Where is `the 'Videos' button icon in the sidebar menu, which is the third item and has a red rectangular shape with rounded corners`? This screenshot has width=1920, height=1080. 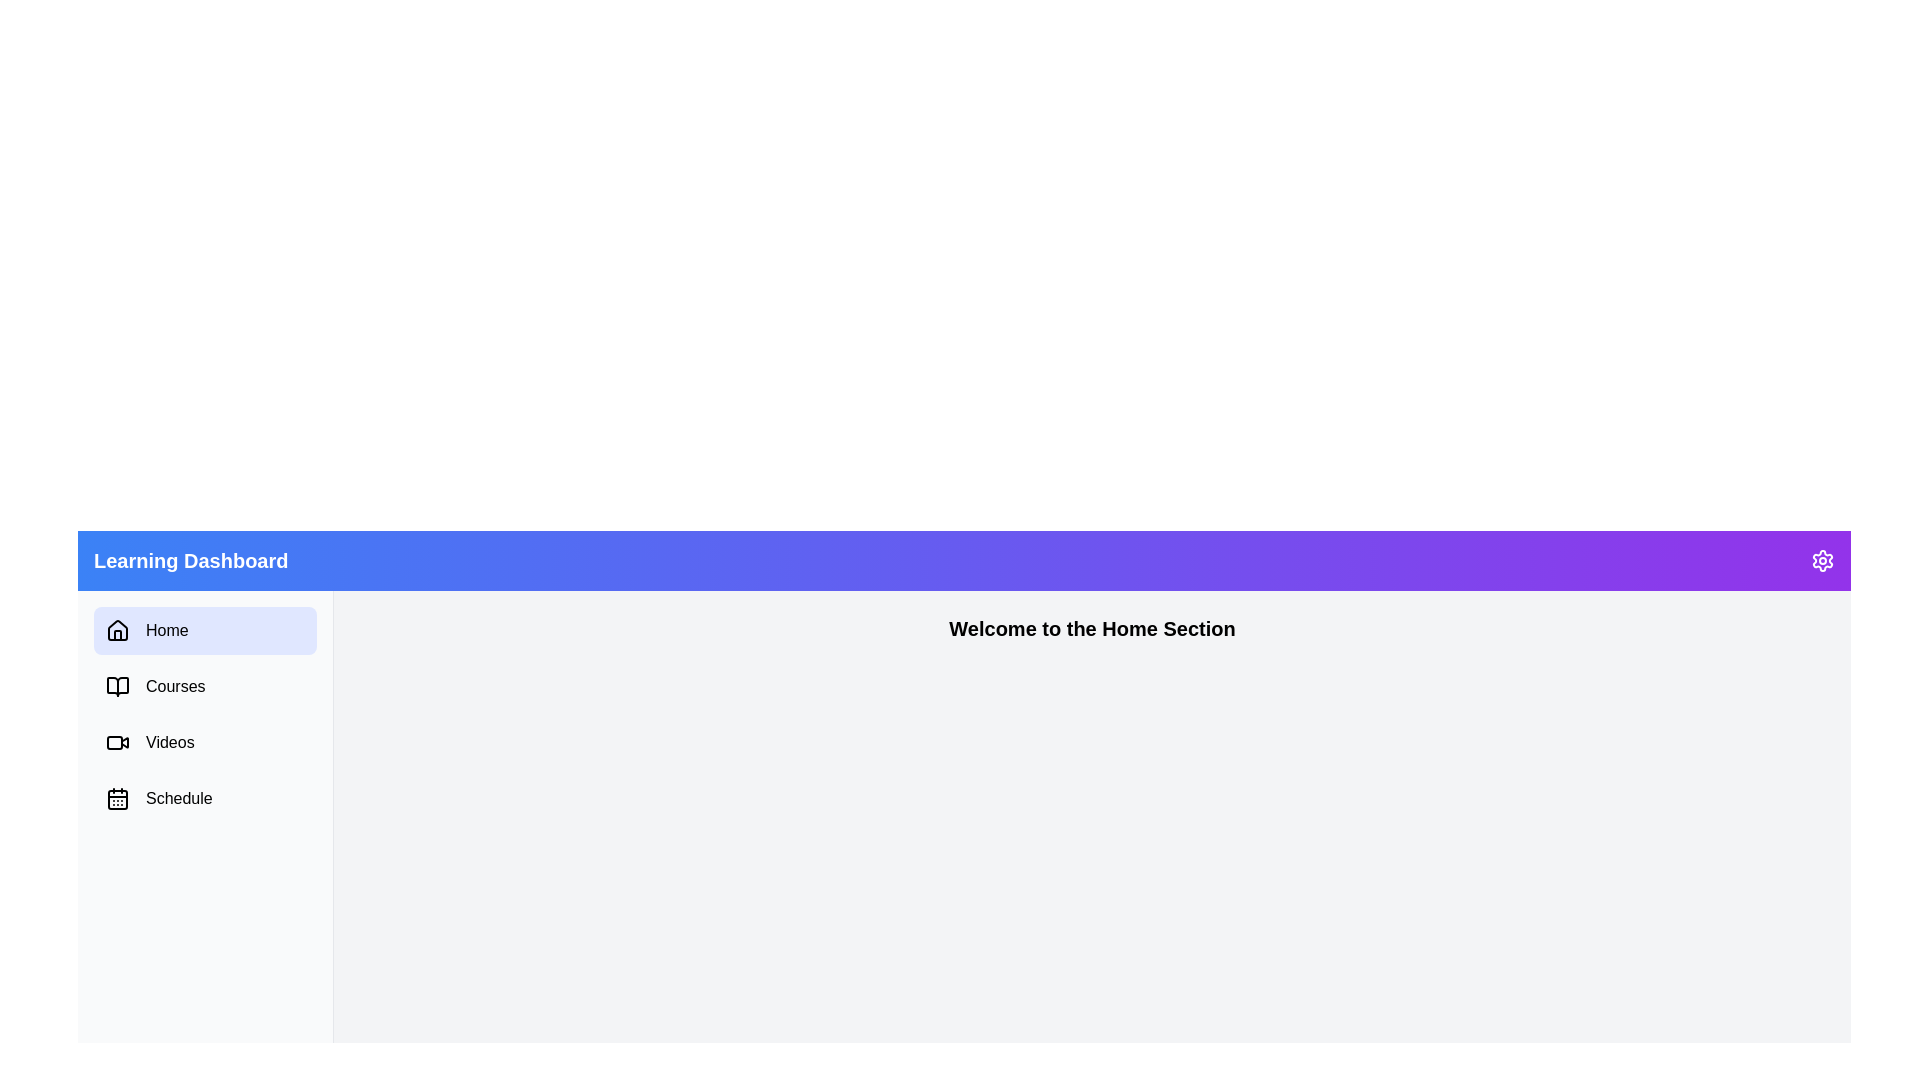 the 'Videos' button icon in the sidebar menu, which is the third item and has a red rectangular shape with rounded corners is located at coordinates (114, 743).